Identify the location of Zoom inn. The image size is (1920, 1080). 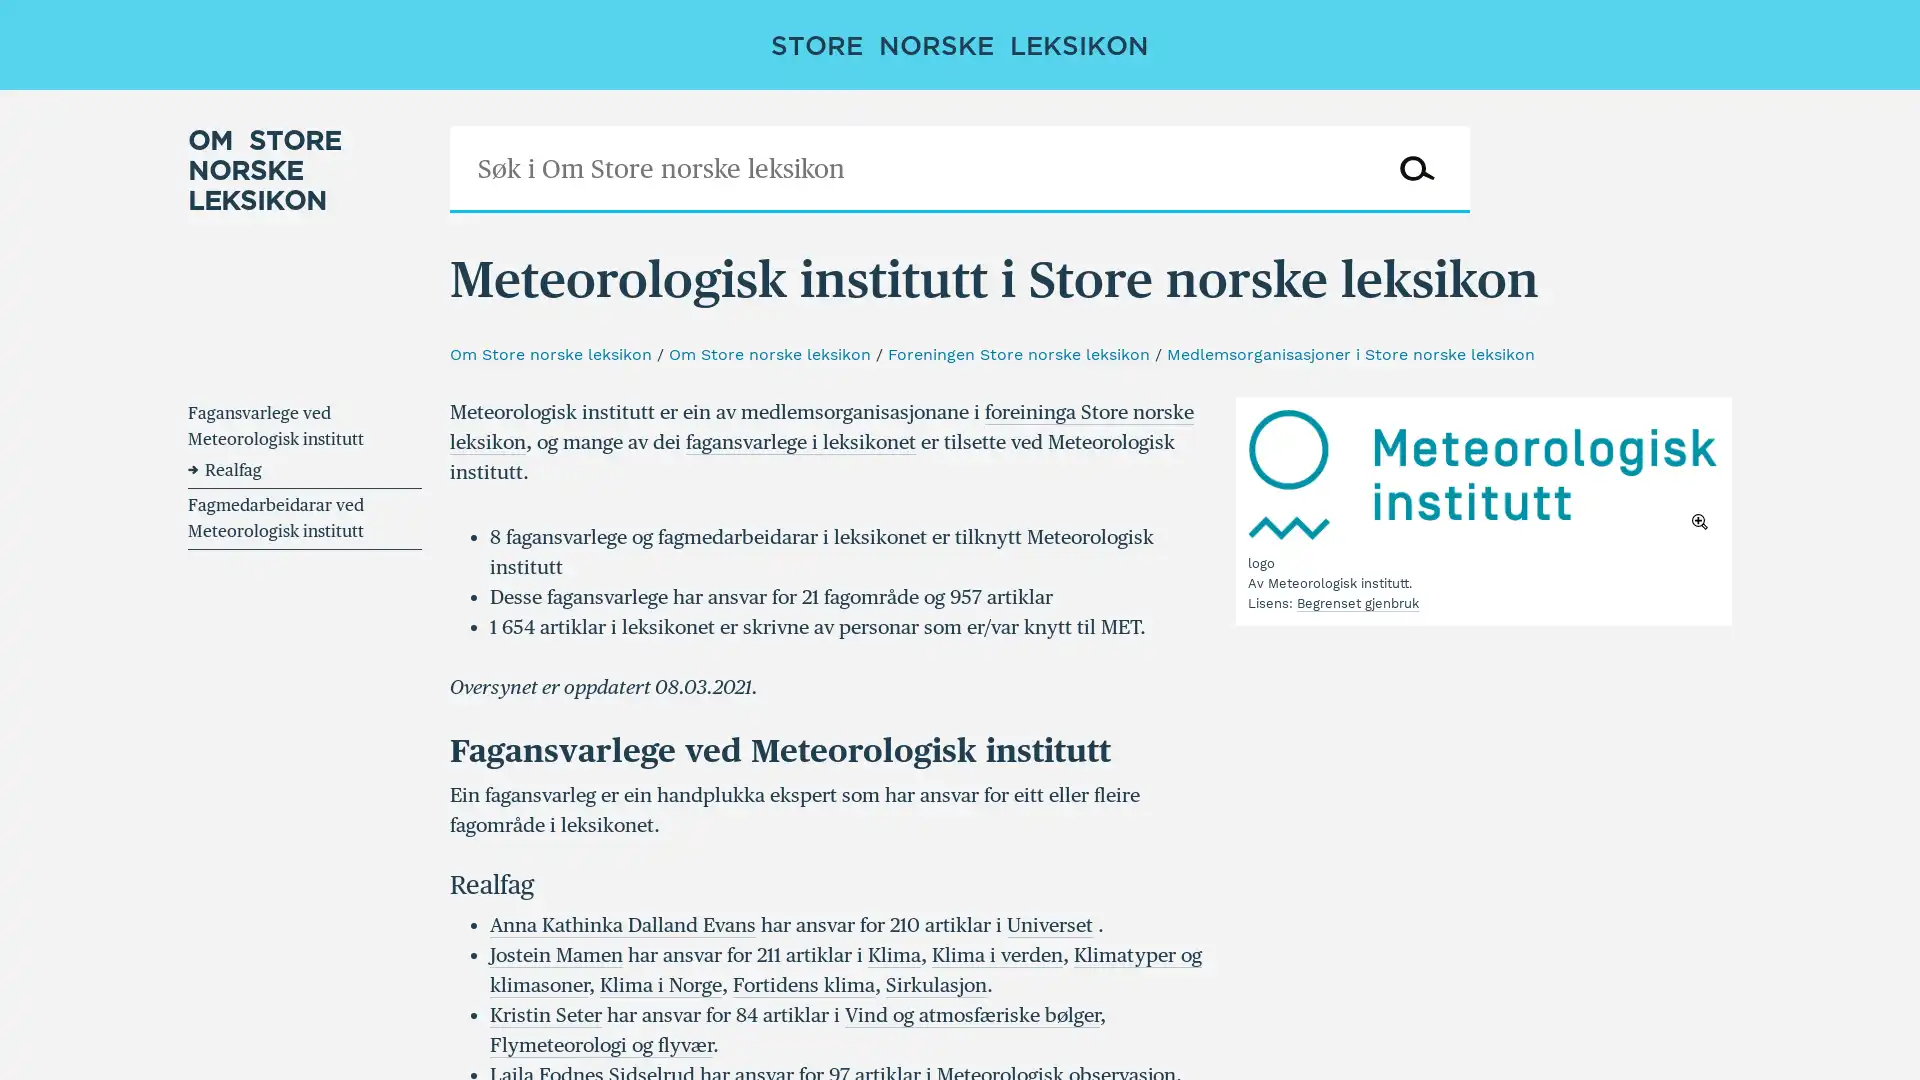
(1483, 474).